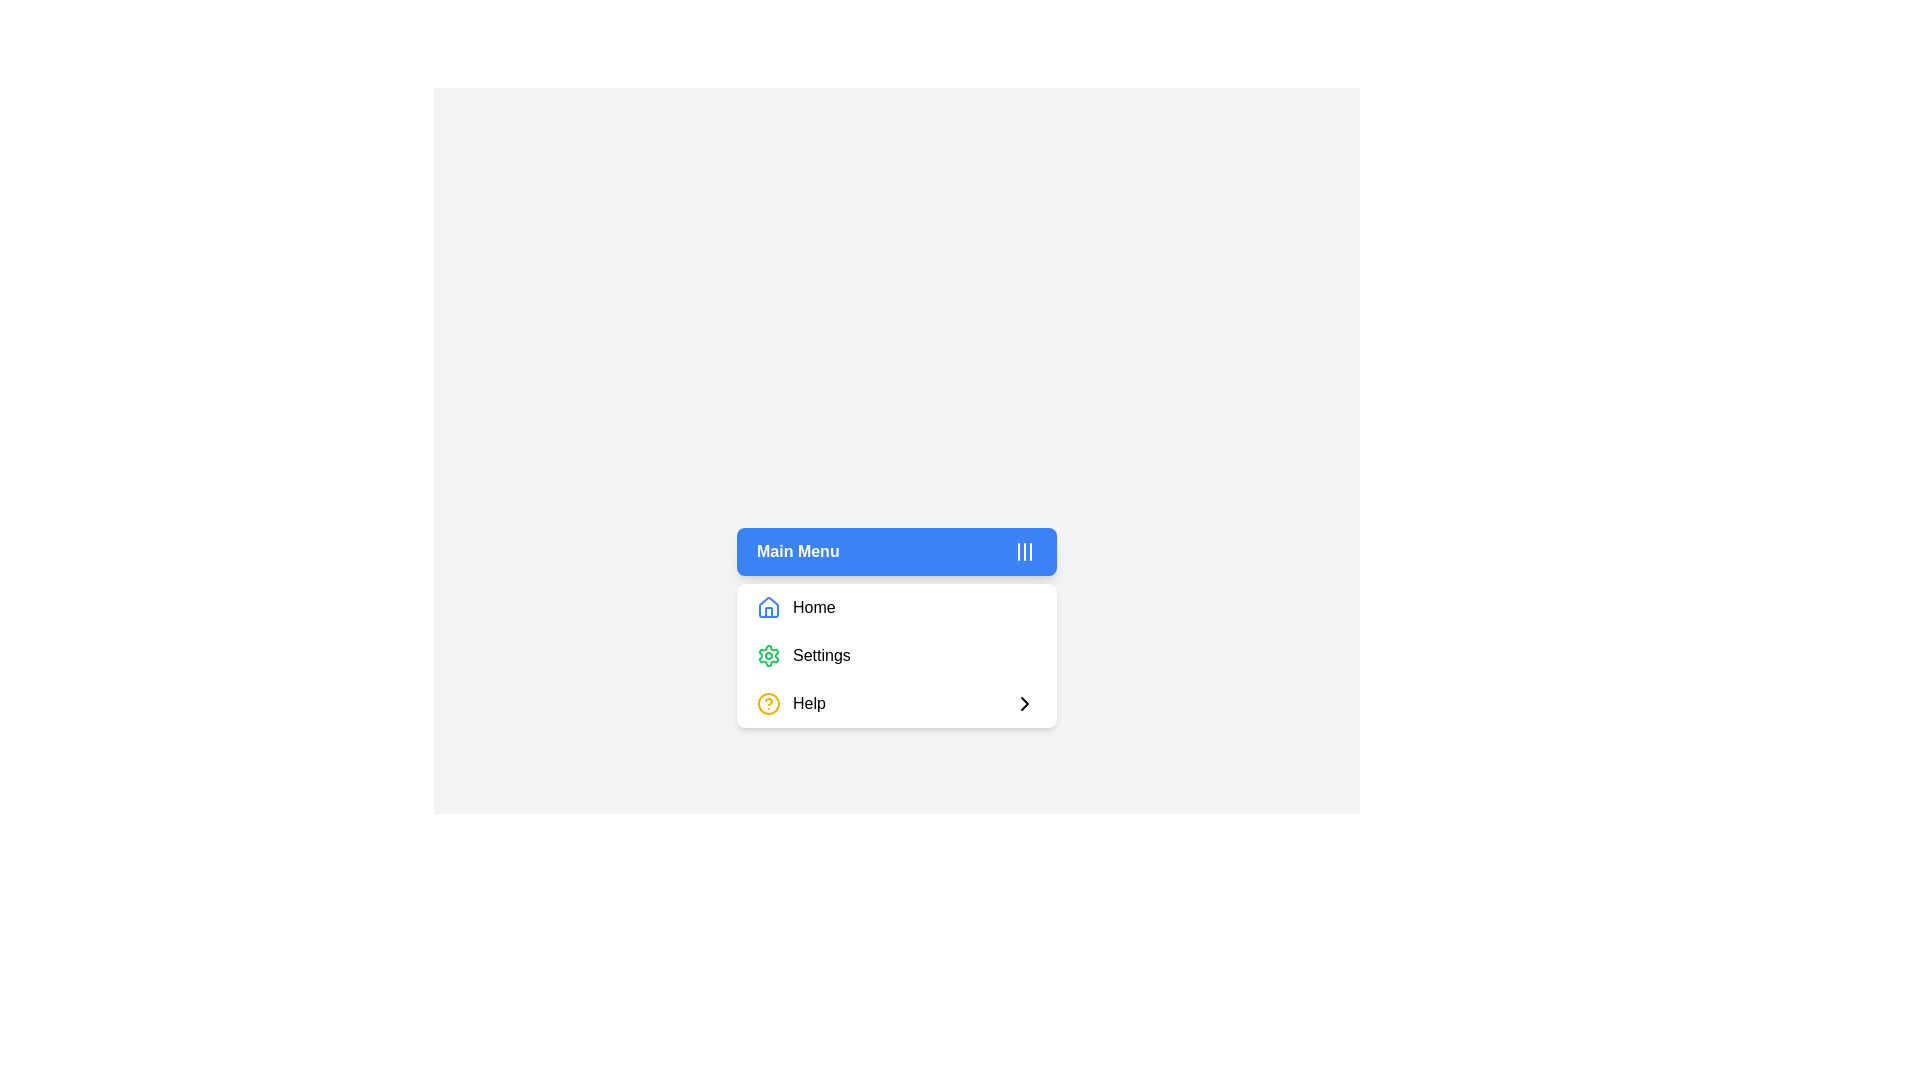 This screenshot has width=1920, height=1080. I want to click on the label that describes the menu item linked to the Home page, which is located to the right of the house icon in the first menu item of the vertical menu list under the blue header 'Main Menu', so click(814, 607).